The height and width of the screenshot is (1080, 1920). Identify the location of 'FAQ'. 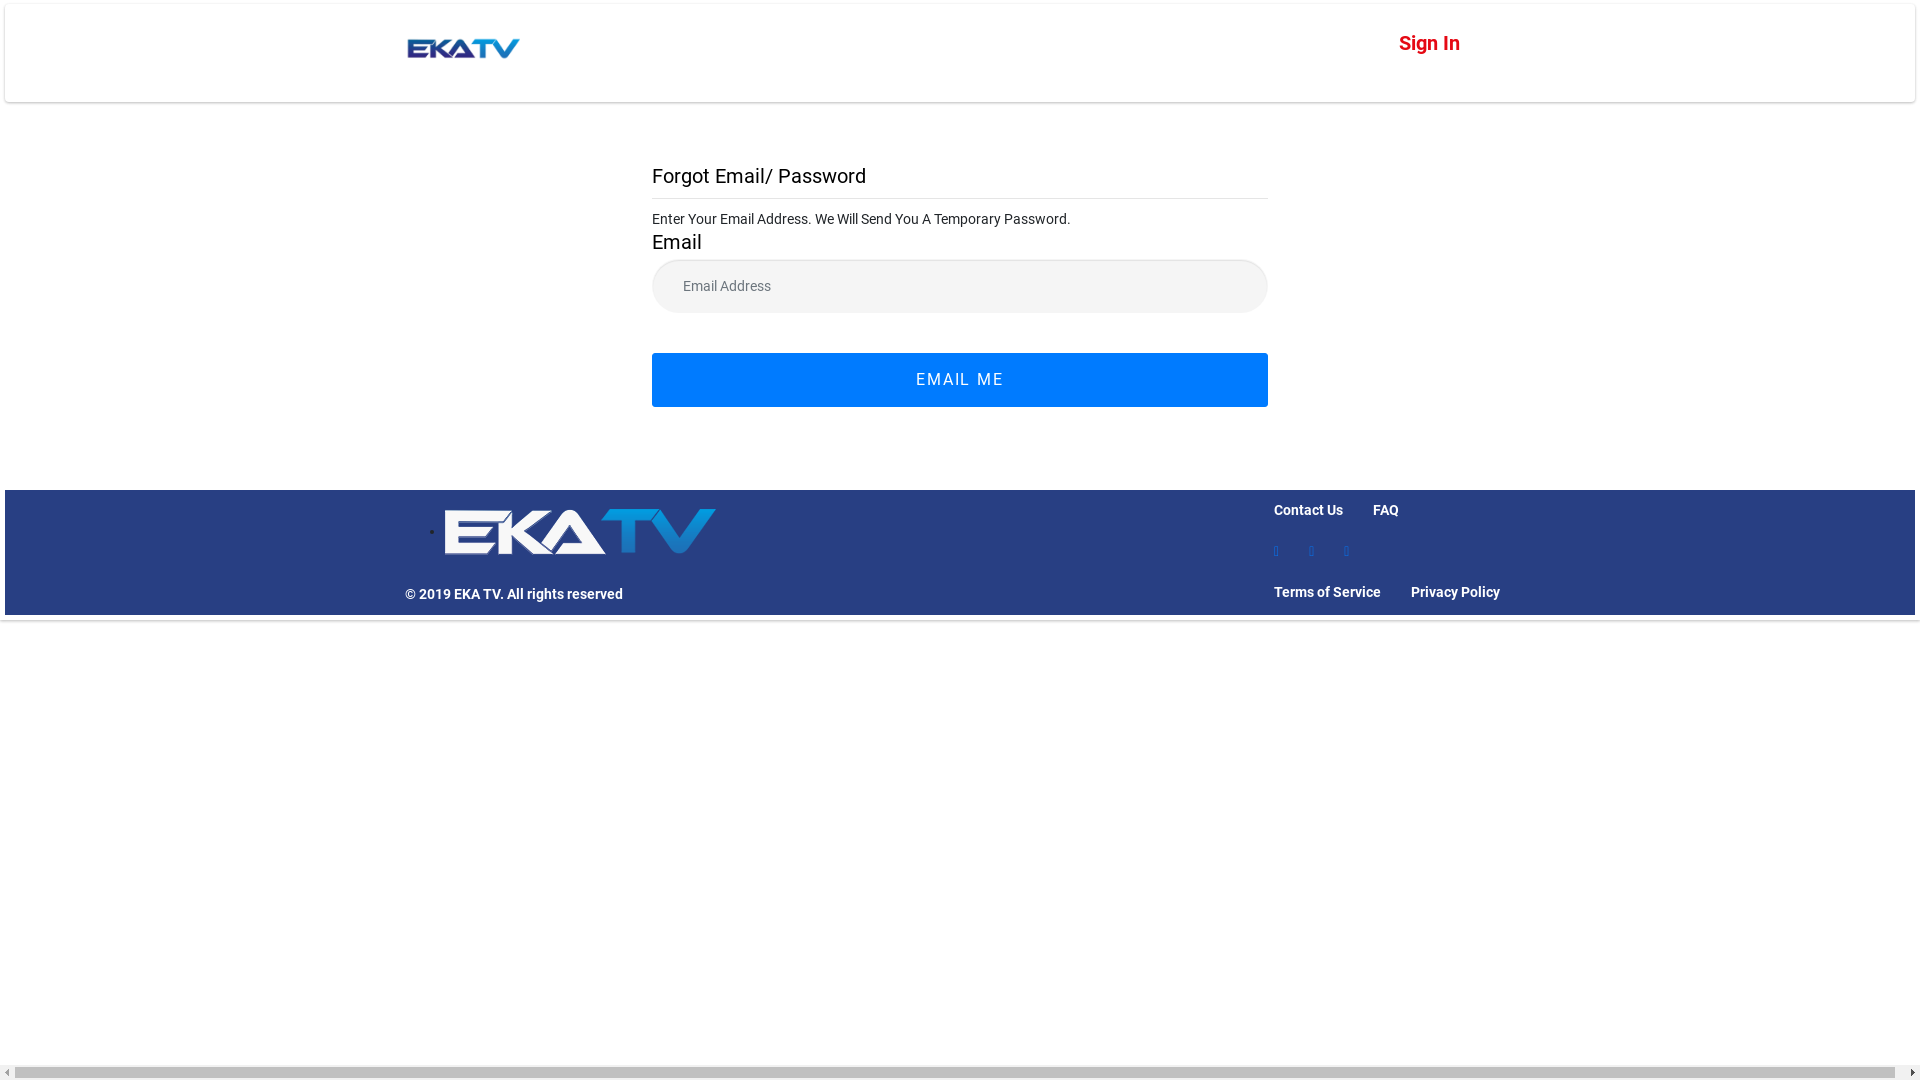
(1385, 509).